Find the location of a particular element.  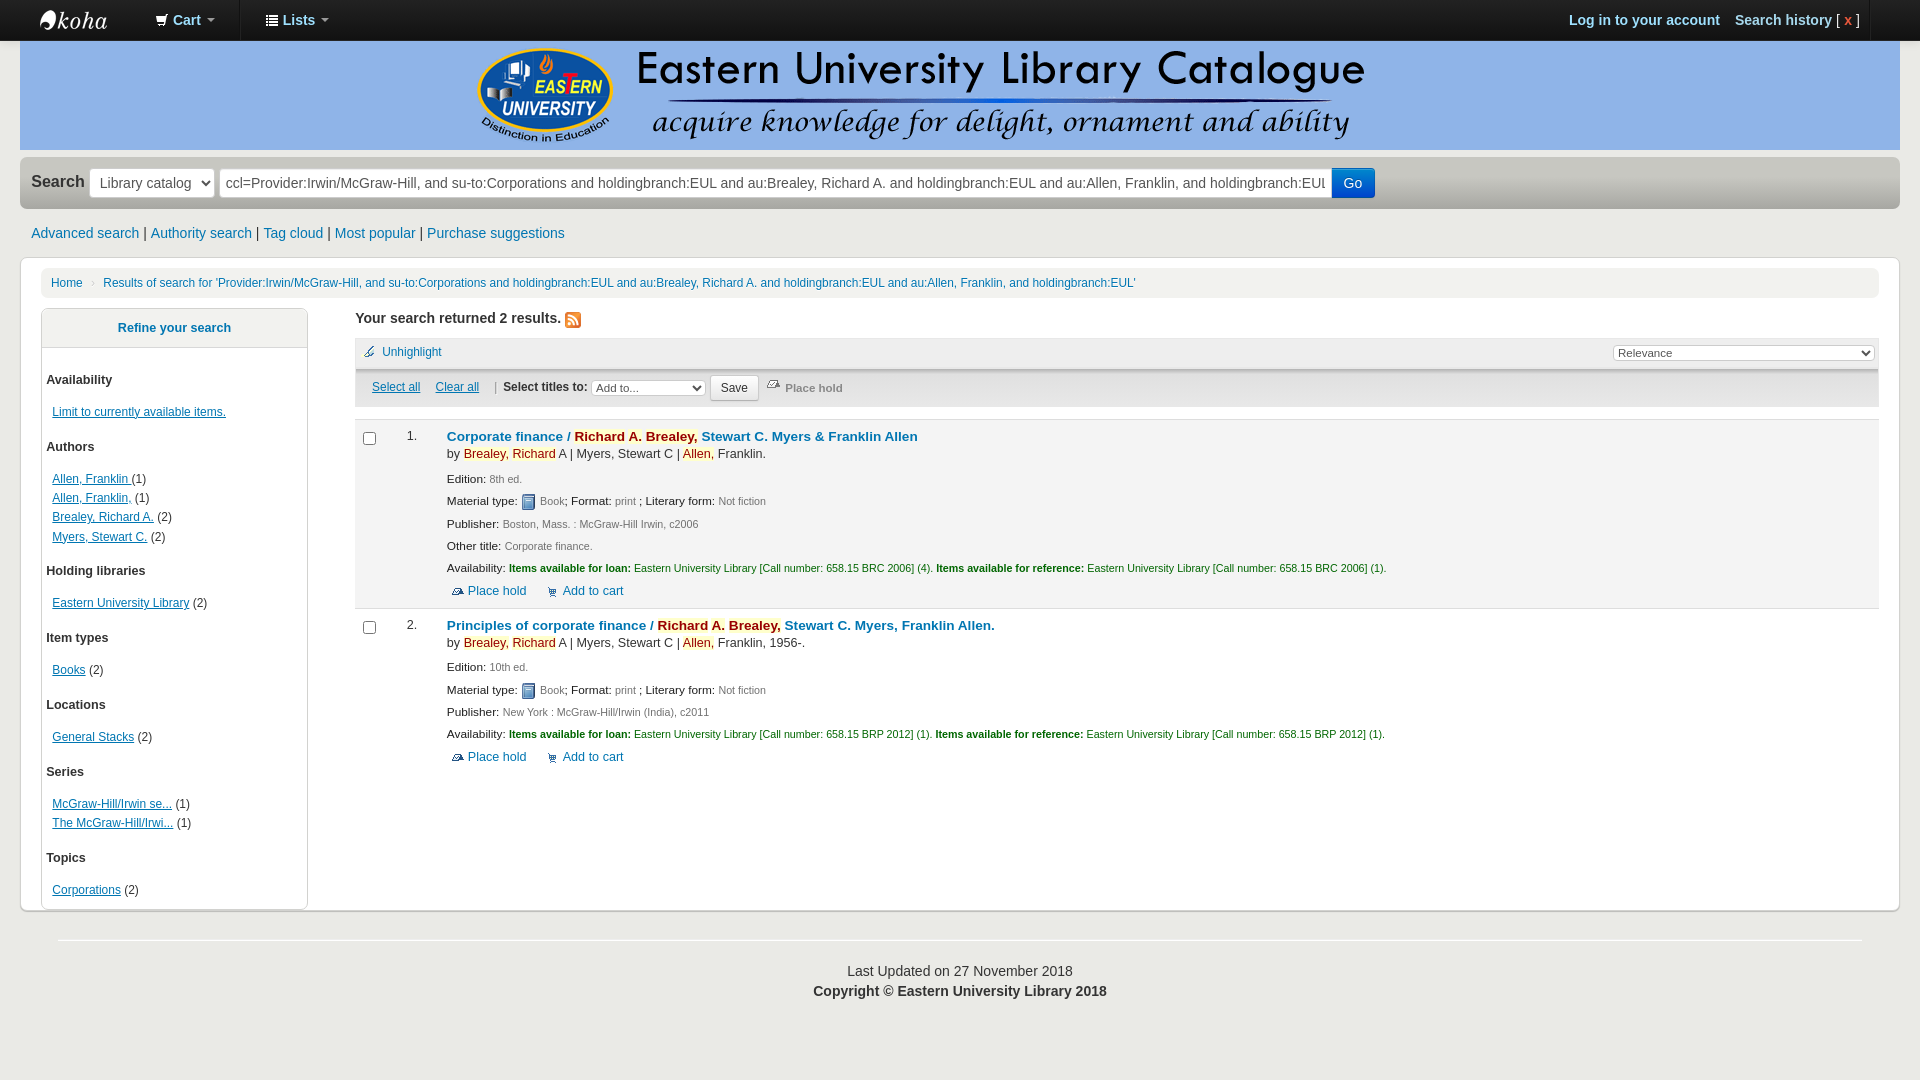

'Brealey, Richard A.' is located at coordinates (101, 515).